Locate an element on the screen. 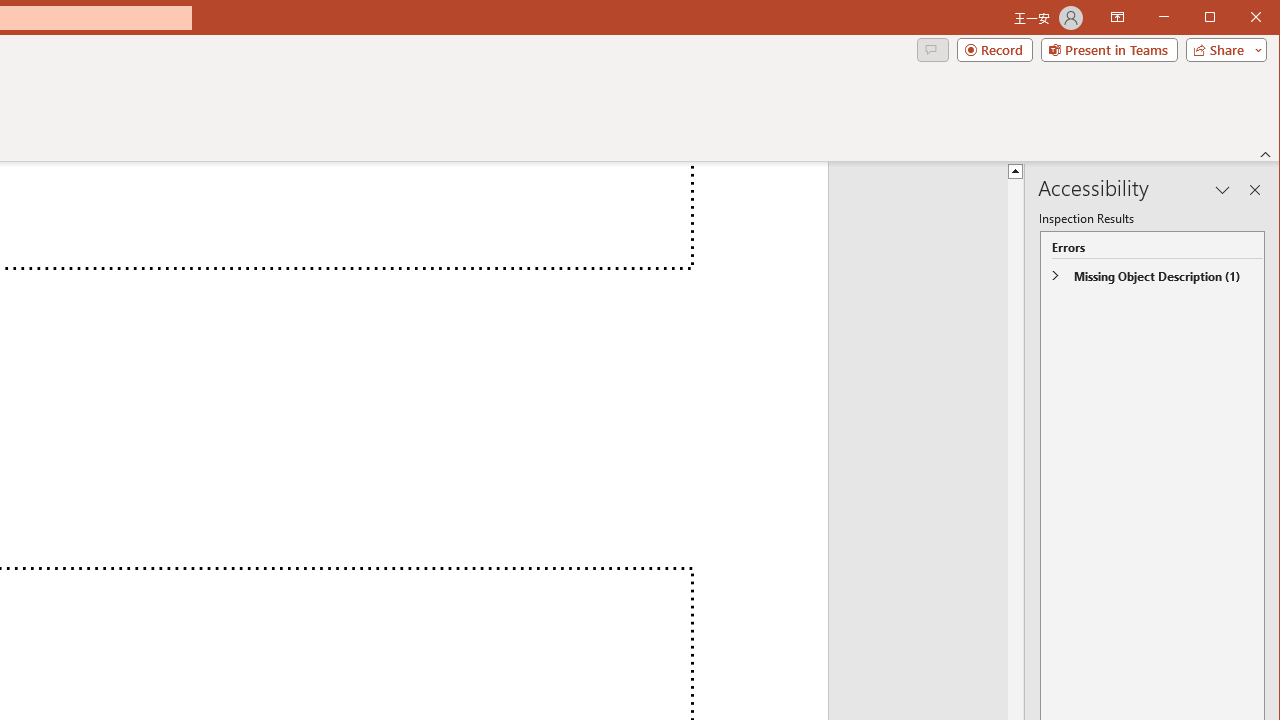 Image resolution: width=1280 pixels, height=720 pixels. 'Close pane' is located at coordinates (1254, 190).